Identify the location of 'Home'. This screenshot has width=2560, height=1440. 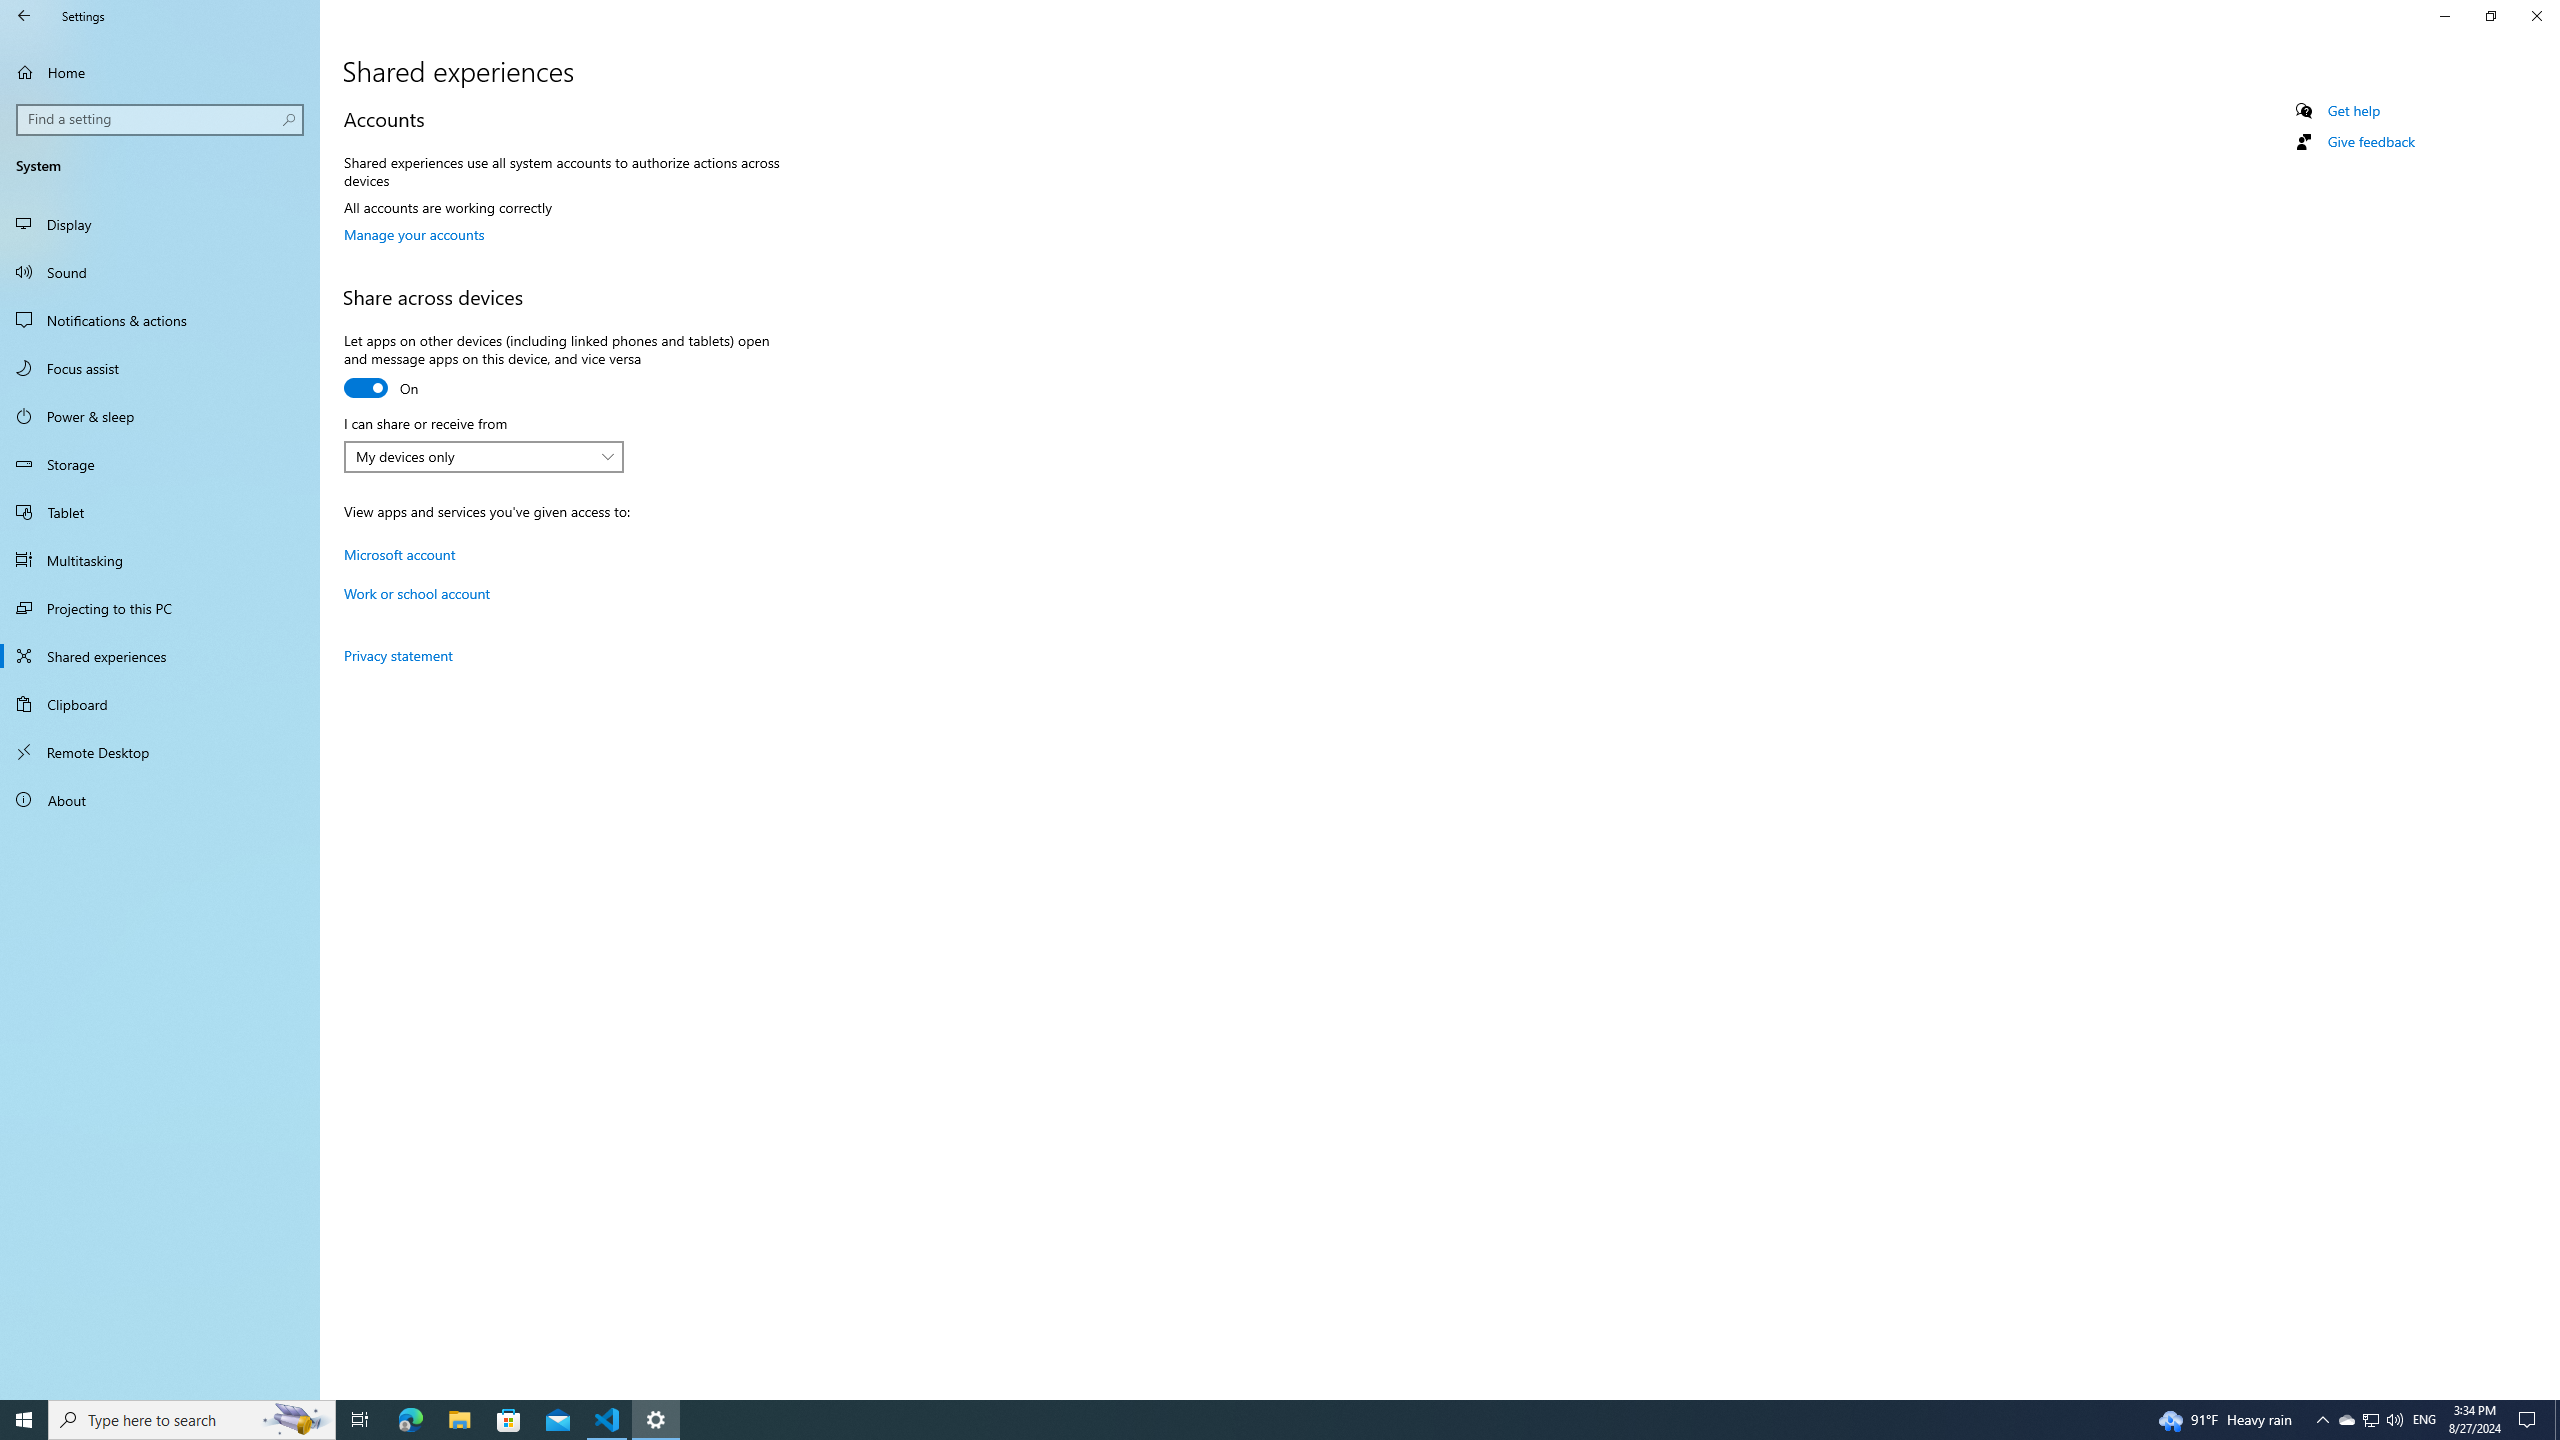
(159, 72).